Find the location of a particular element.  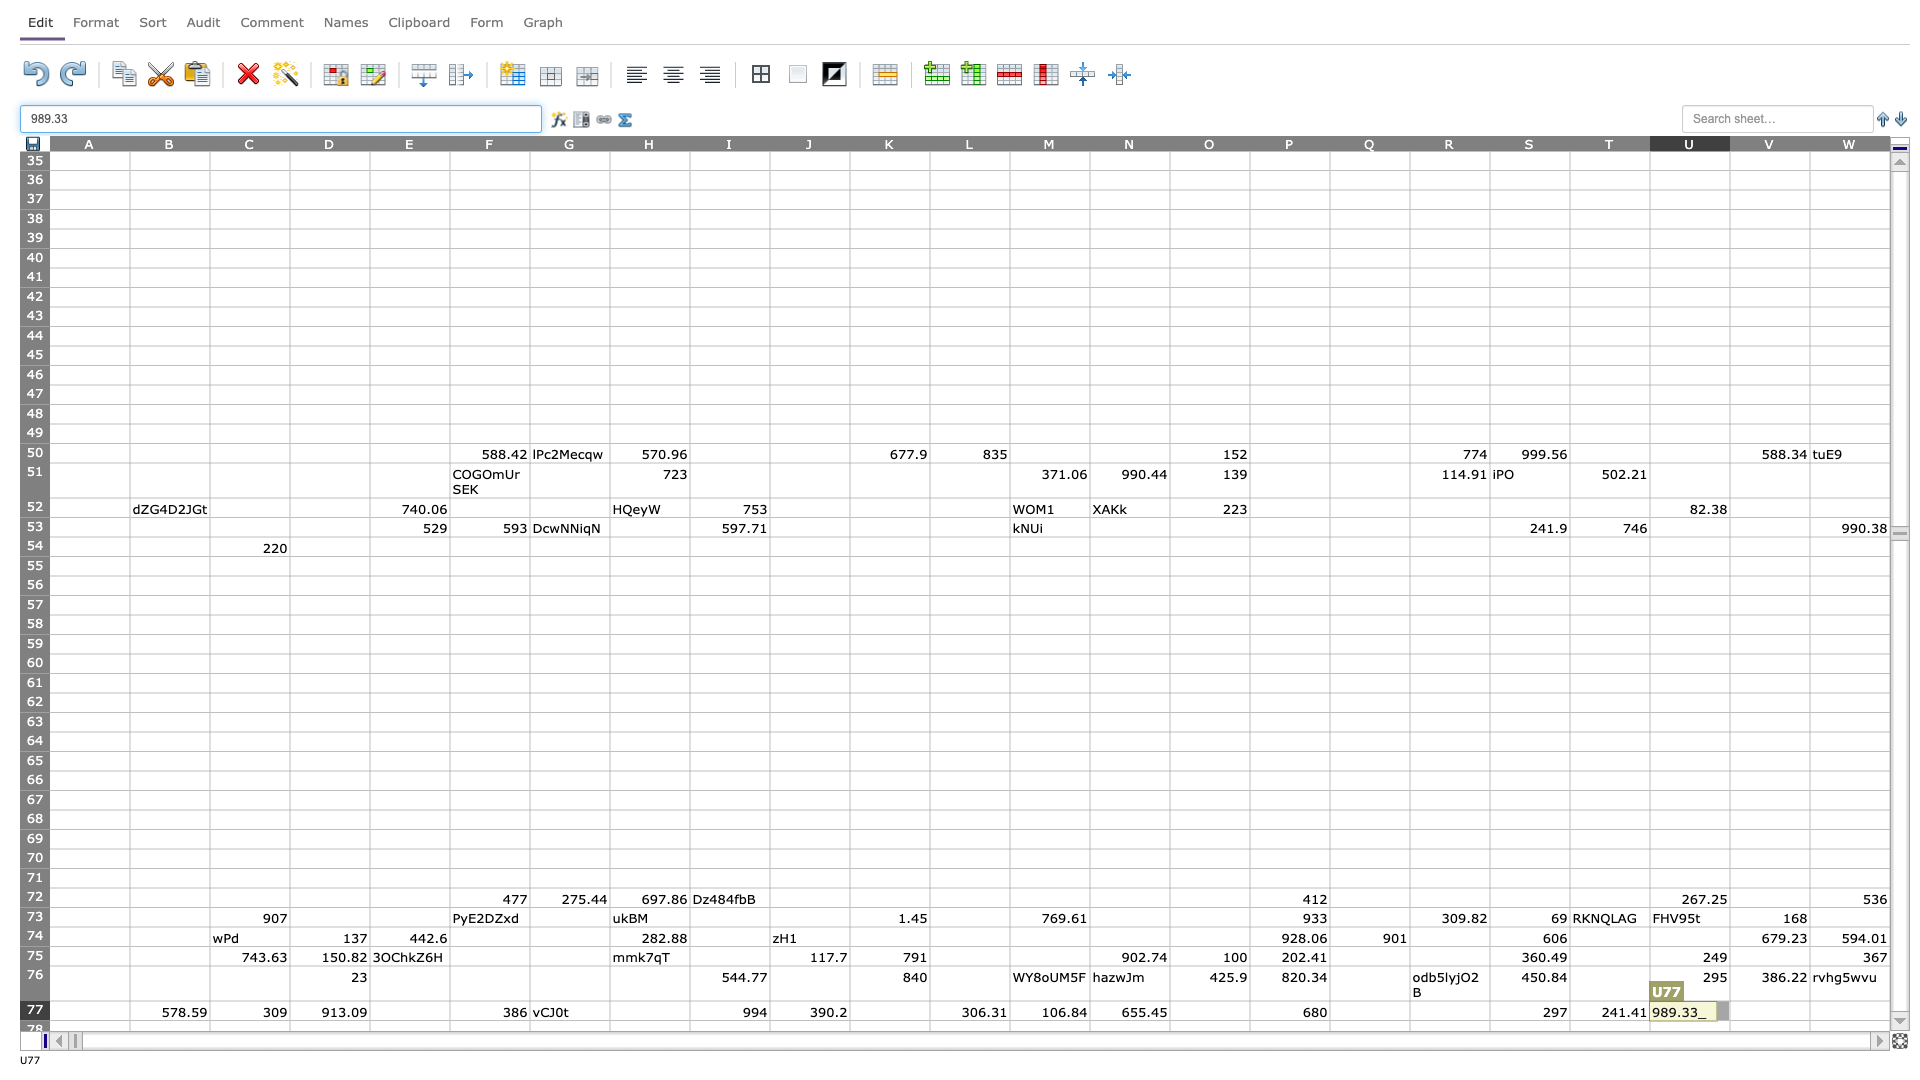

top left corner of V77 is located at coordinates (1728, 1001).